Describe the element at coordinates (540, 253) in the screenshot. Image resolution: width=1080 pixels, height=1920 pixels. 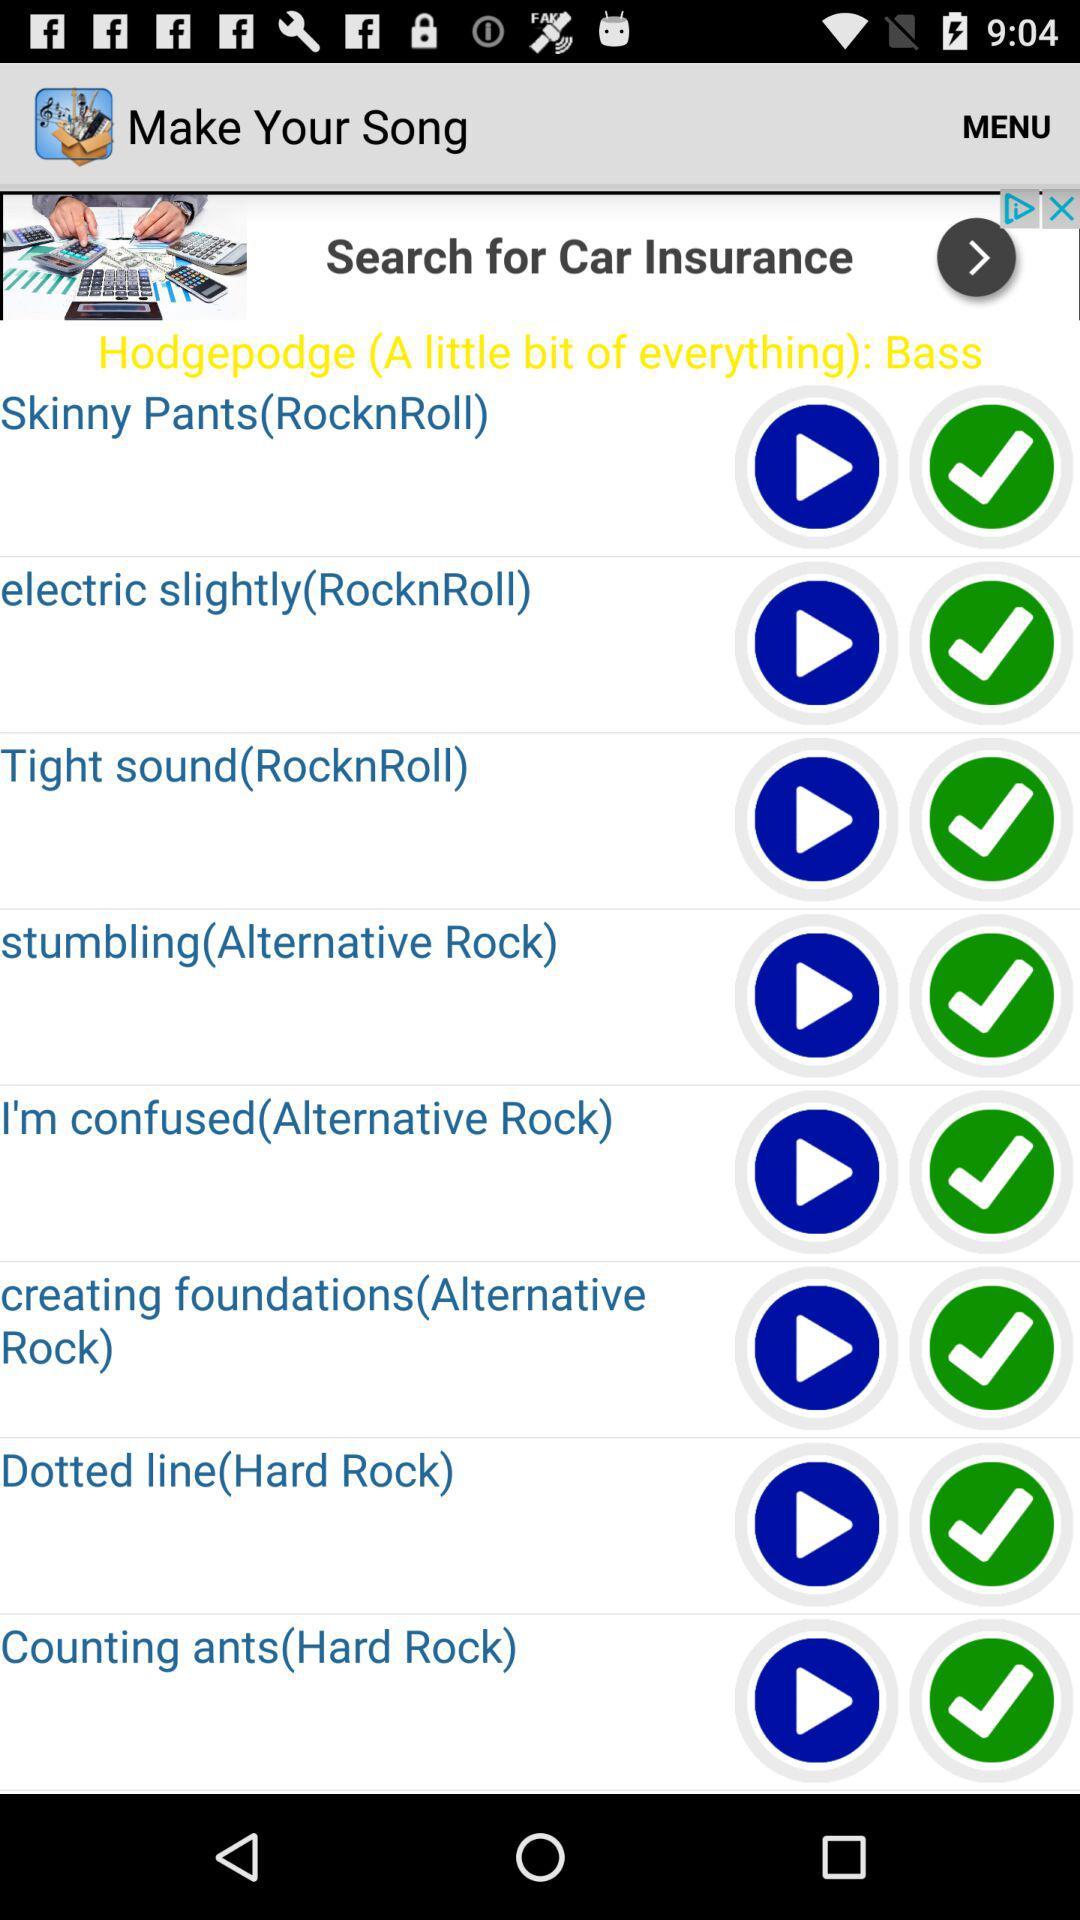
I see `click search` at that location.